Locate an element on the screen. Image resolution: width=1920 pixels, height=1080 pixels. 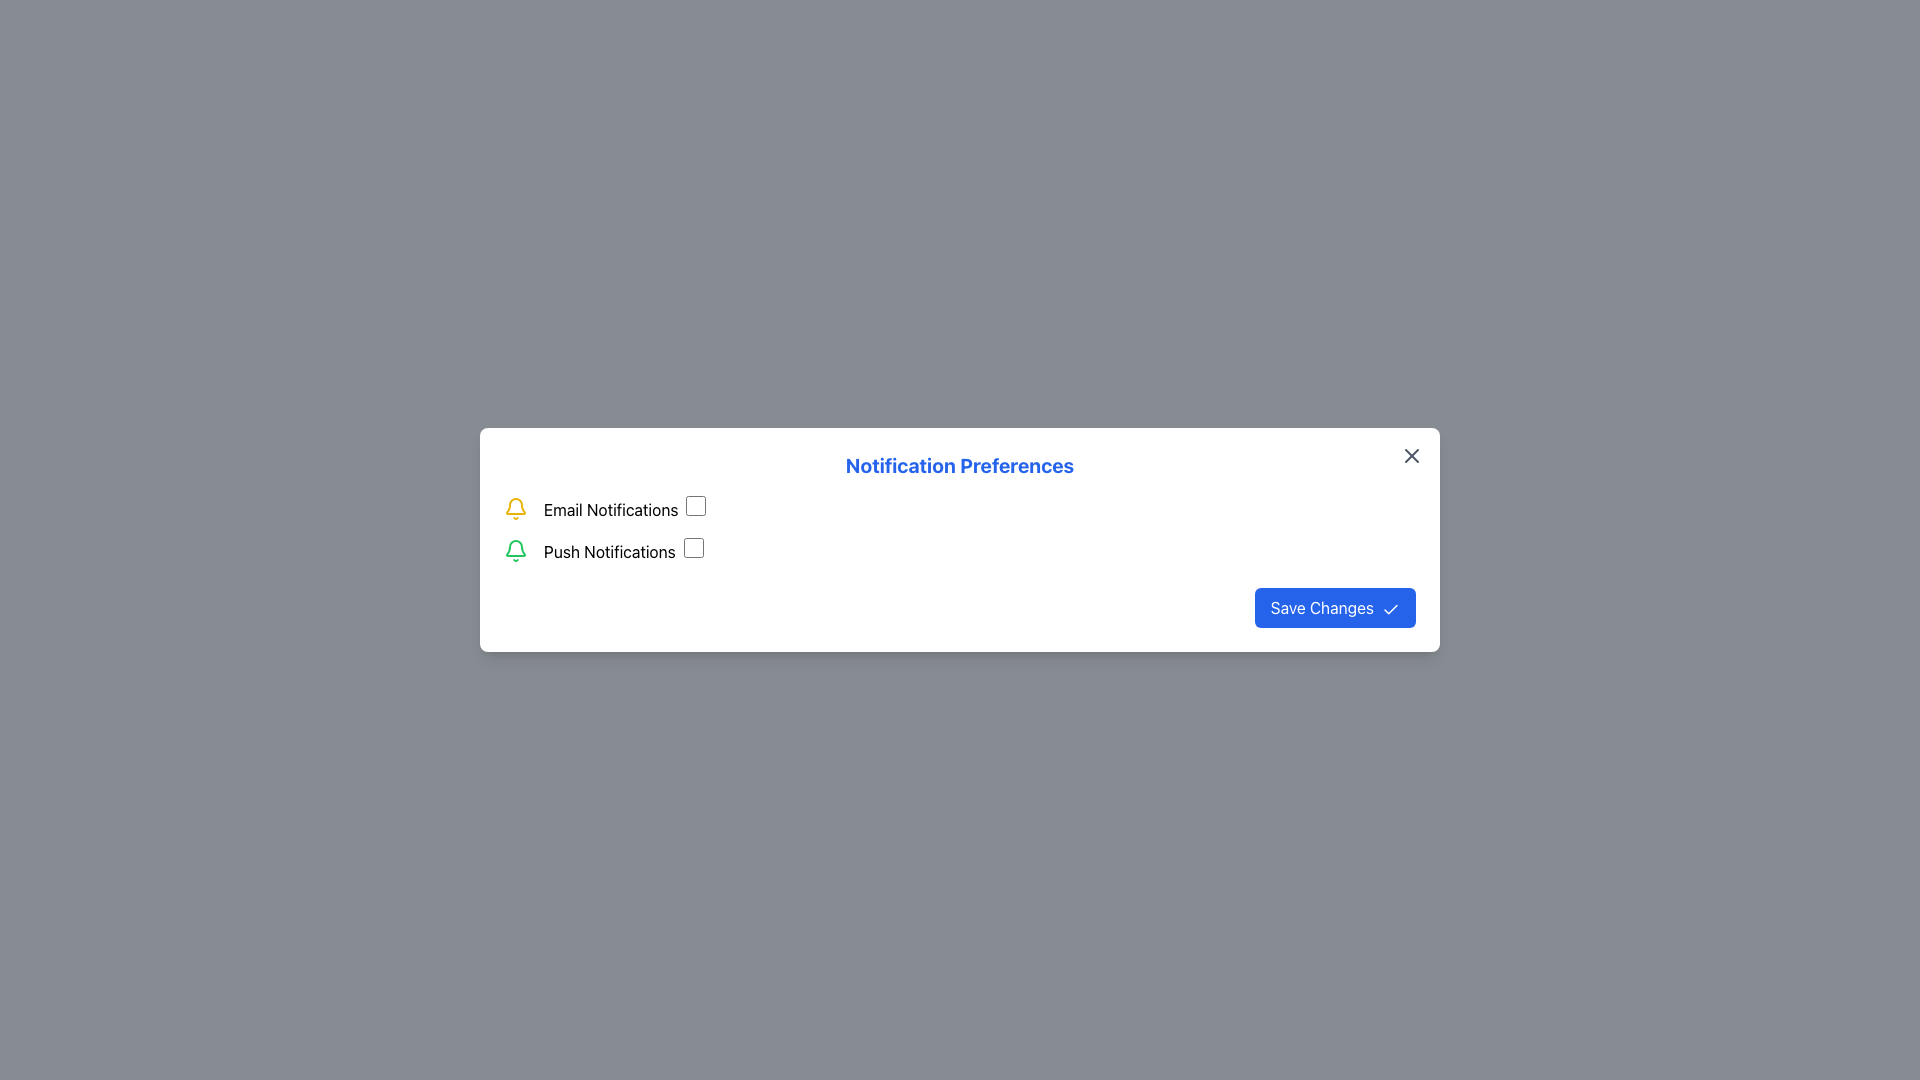
the checkmark icon located on the blue 'Save Changes' button in the lower-right corner of the modal dialog is located at coordinates (1390, 608).